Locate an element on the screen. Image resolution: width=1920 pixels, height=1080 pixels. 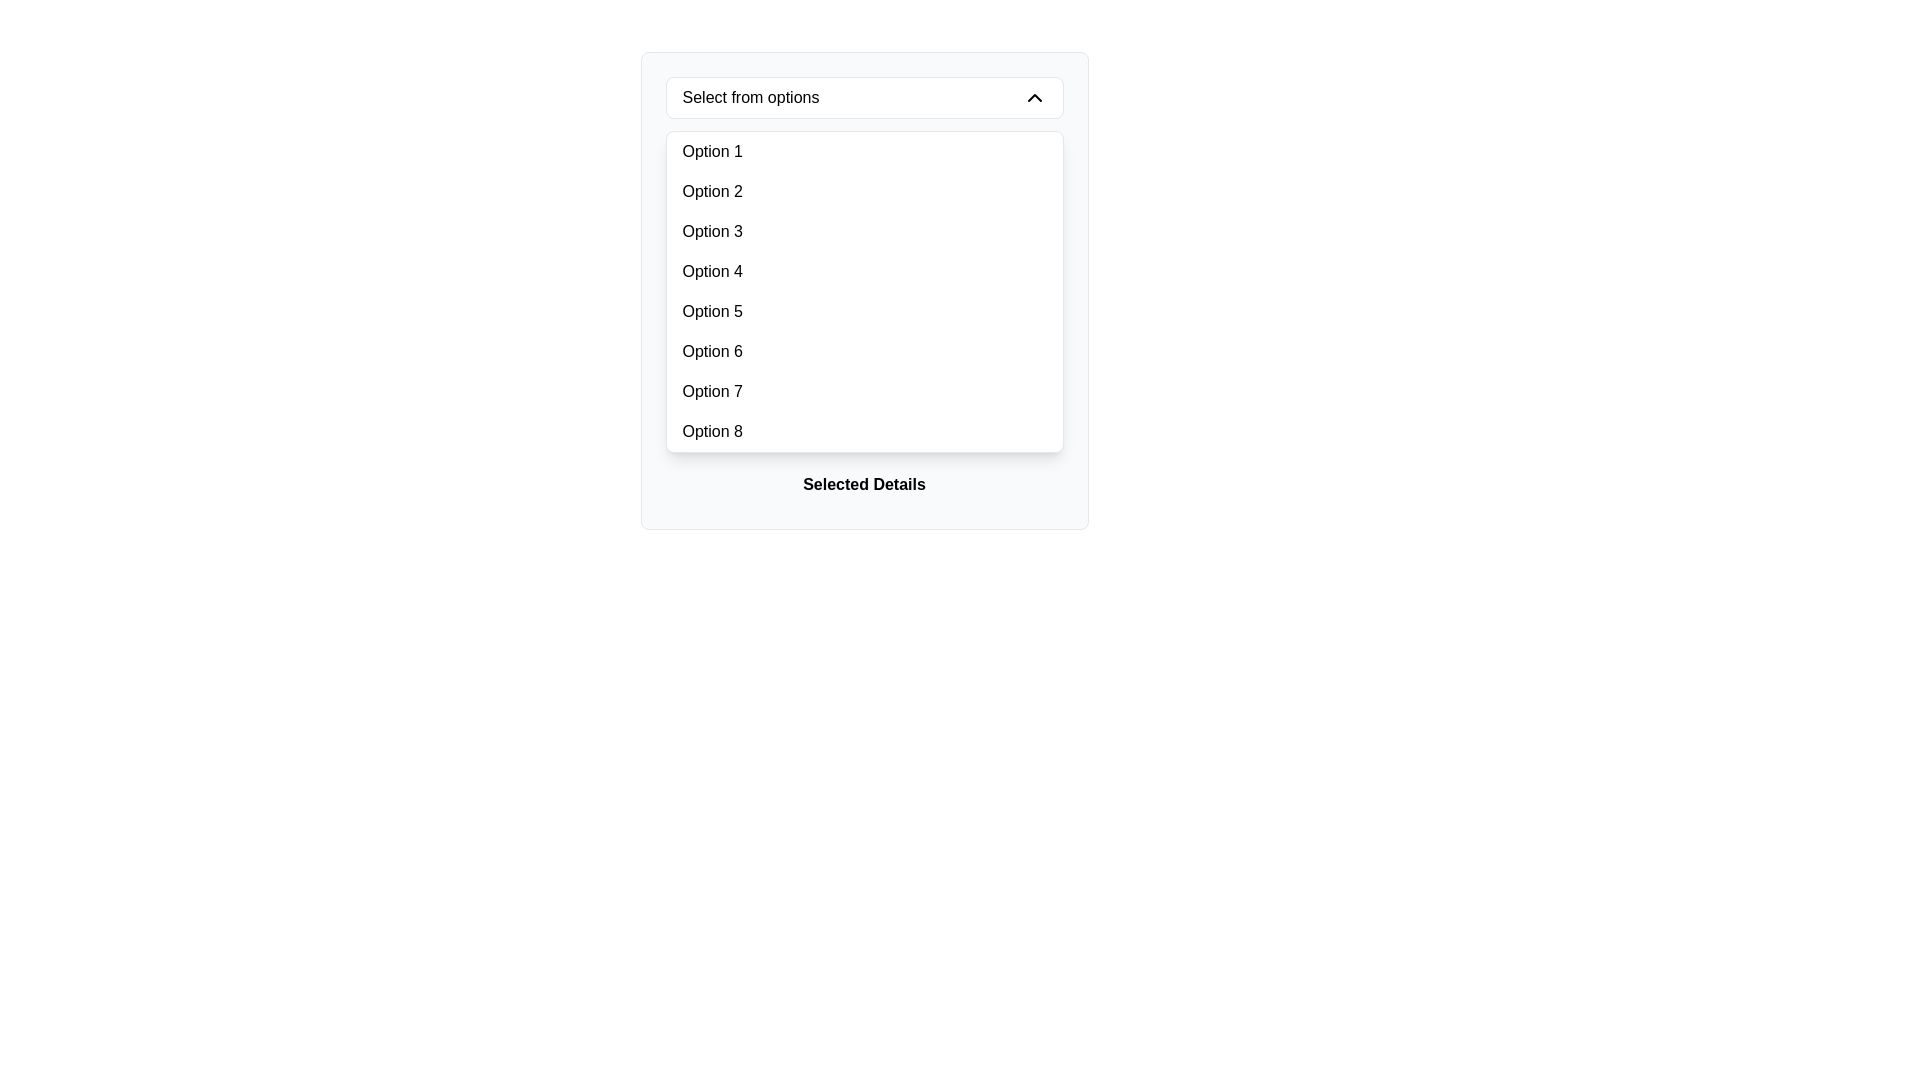
the dropdown menu item labeled 'Option 3' is located at coordinates (712, 230).